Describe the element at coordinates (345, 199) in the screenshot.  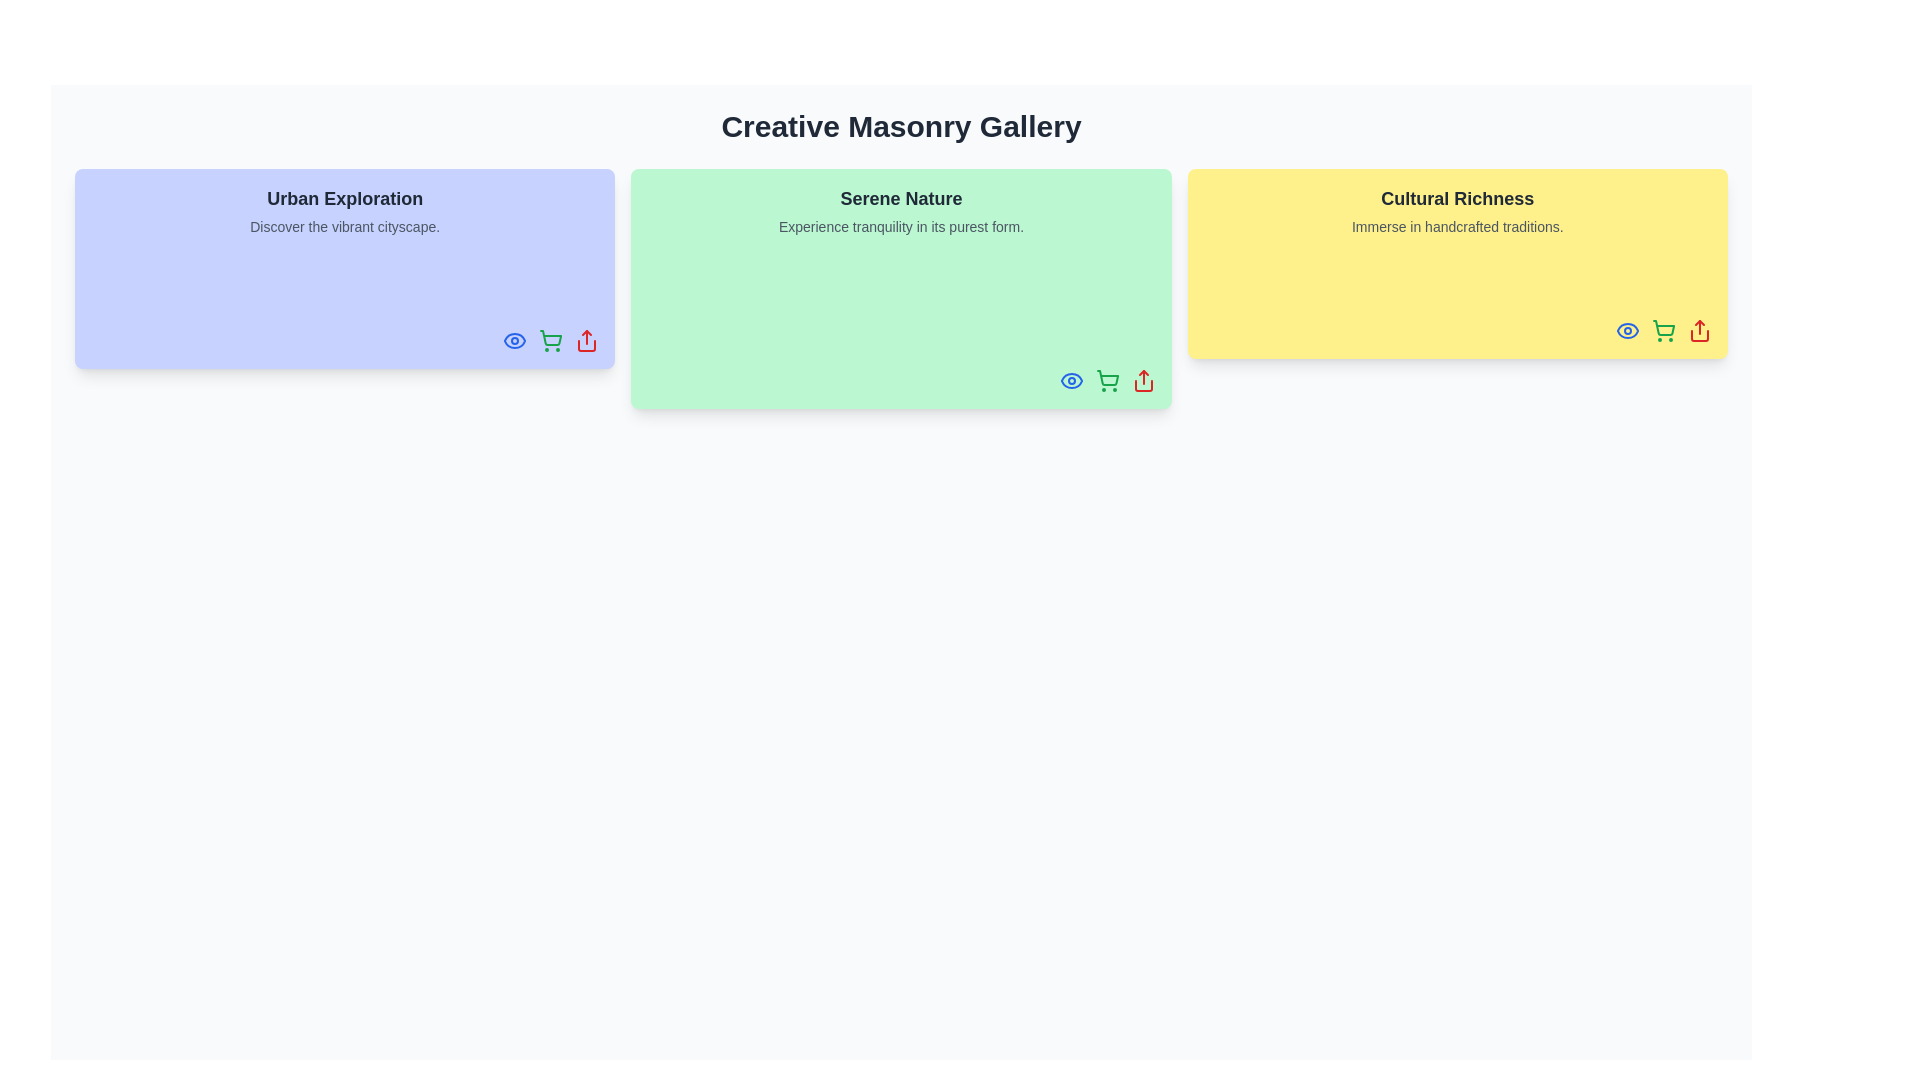
I see `the text heading that serves as the title for the leftmost card in a three-card layout, located directly above the text 'Discover the vibrant cityscape.'` at that location.